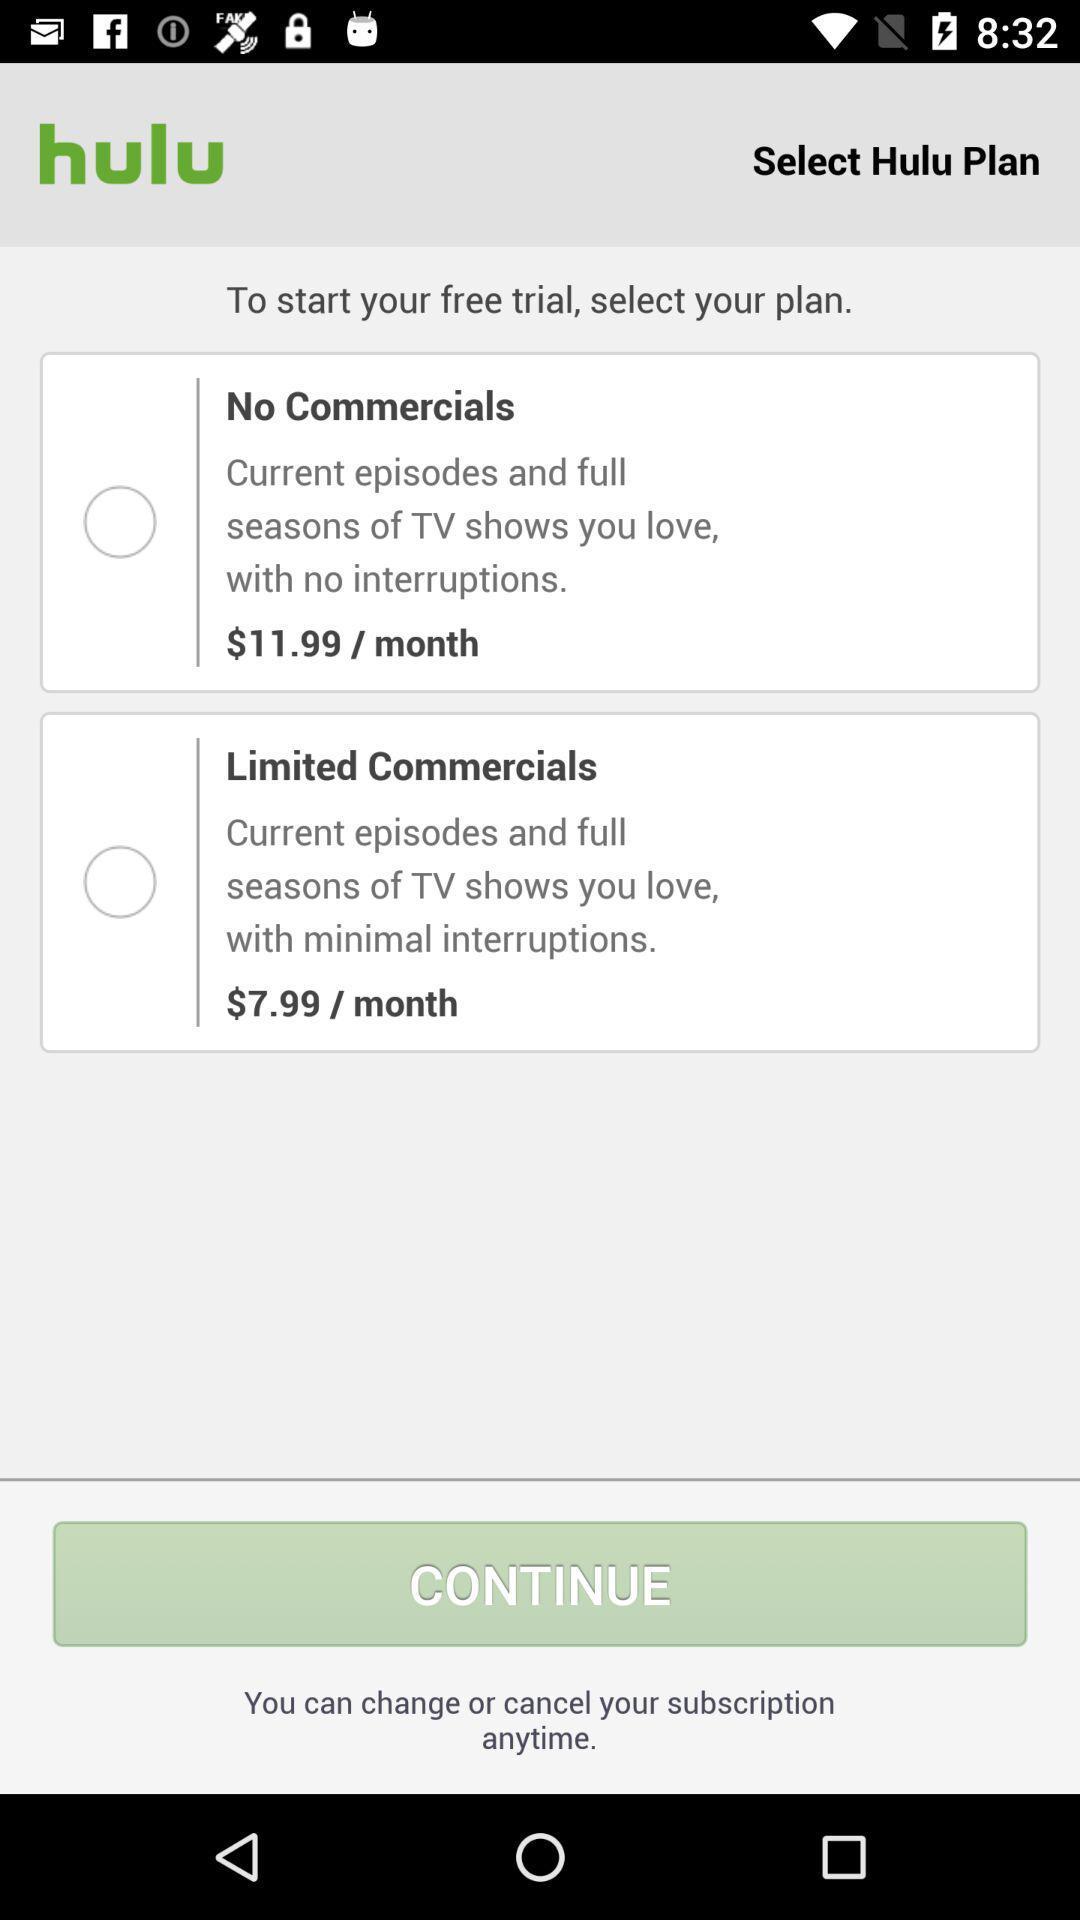  I want to click on option selection radio button, so click(126, 522).